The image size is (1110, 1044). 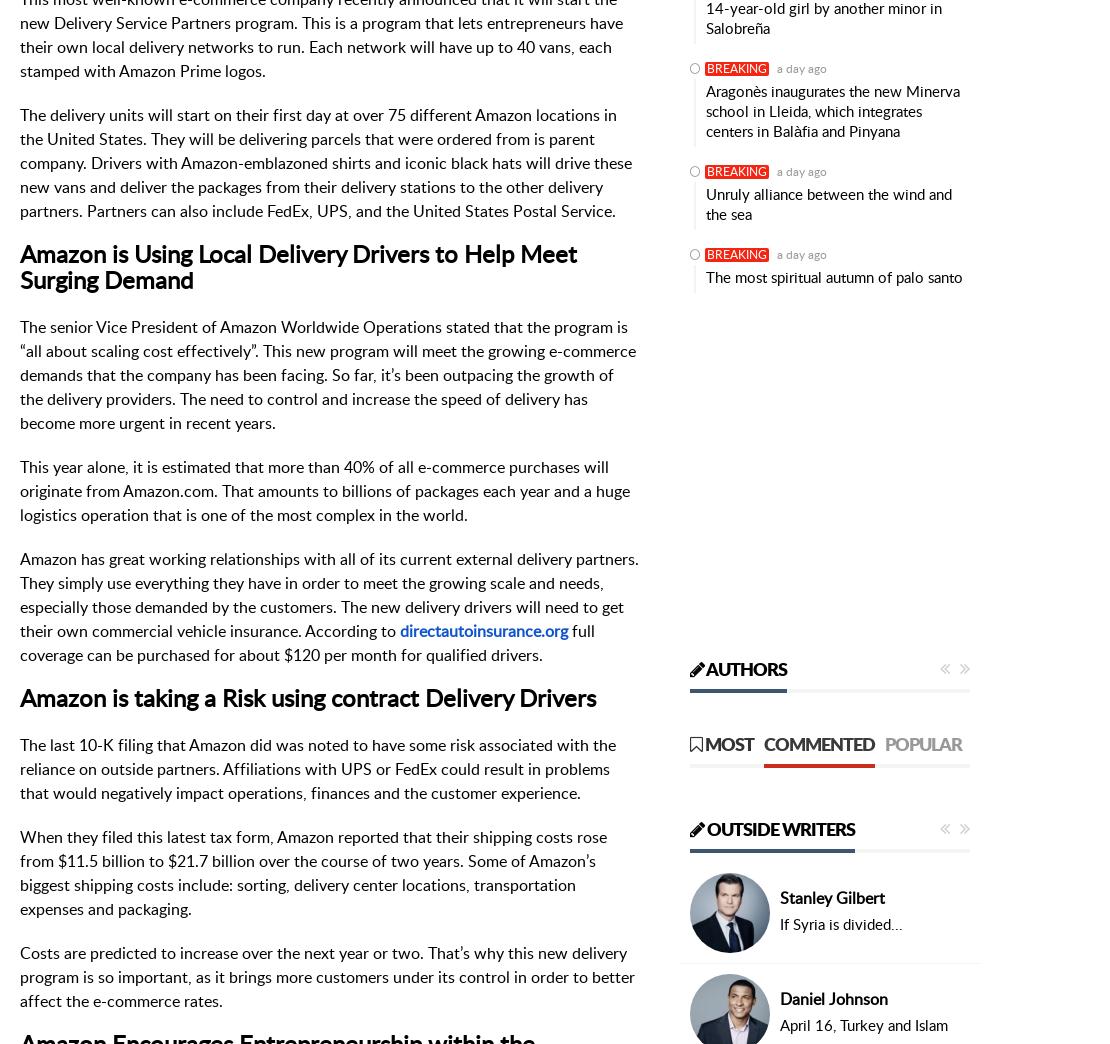 What do you see at coordinates (328, 594) in the screenshot?
I see `'Amazon has great working relationships with all of its current external delivery partners. They simply use everything they have in order to meet the growing scale and needs, especially those demanded by the customers. The new delivery drivers will need to get their own commercial vehicle insurance. According to'` at bounding box center [328, 594].